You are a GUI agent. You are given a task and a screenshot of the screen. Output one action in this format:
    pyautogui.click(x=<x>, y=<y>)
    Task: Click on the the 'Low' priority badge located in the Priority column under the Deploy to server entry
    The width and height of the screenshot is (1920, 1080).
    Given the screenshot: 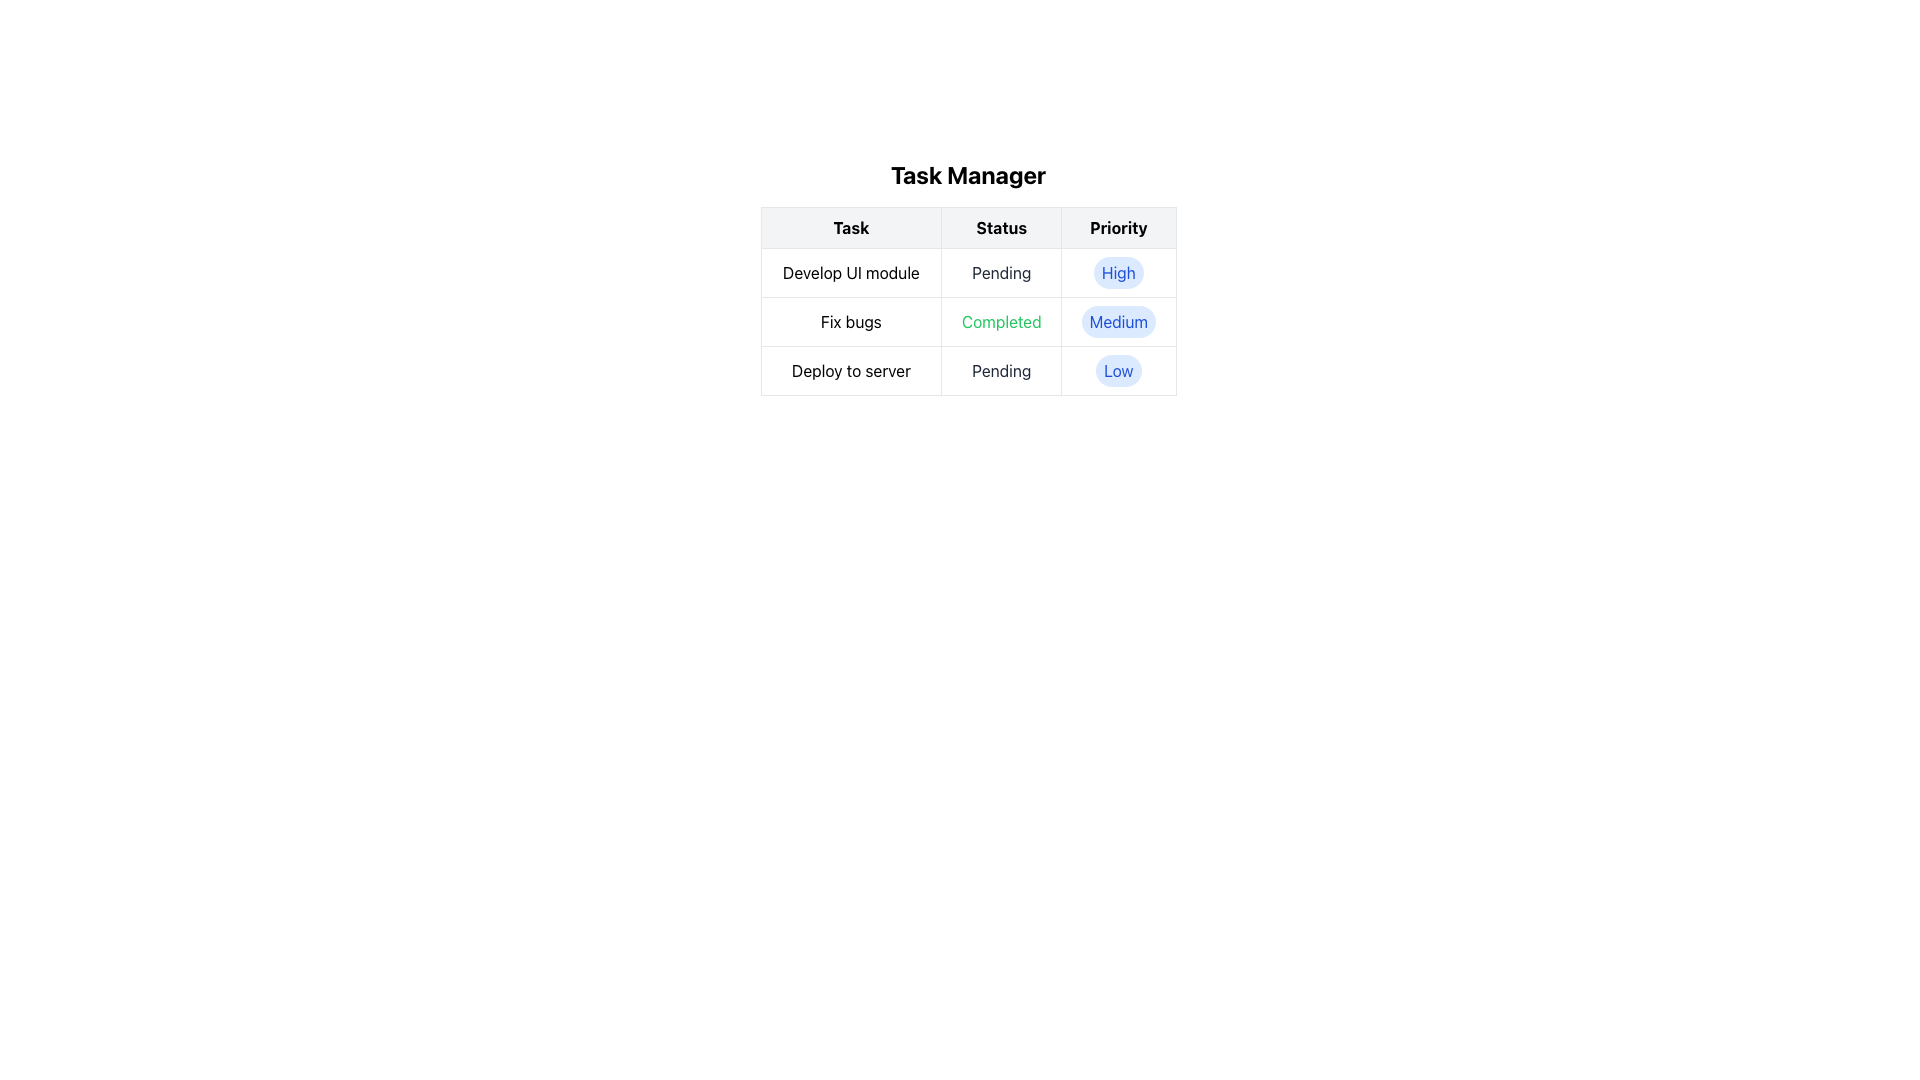 What is the action you would take?
    pyautogui.click(x=1117, y=370)
    